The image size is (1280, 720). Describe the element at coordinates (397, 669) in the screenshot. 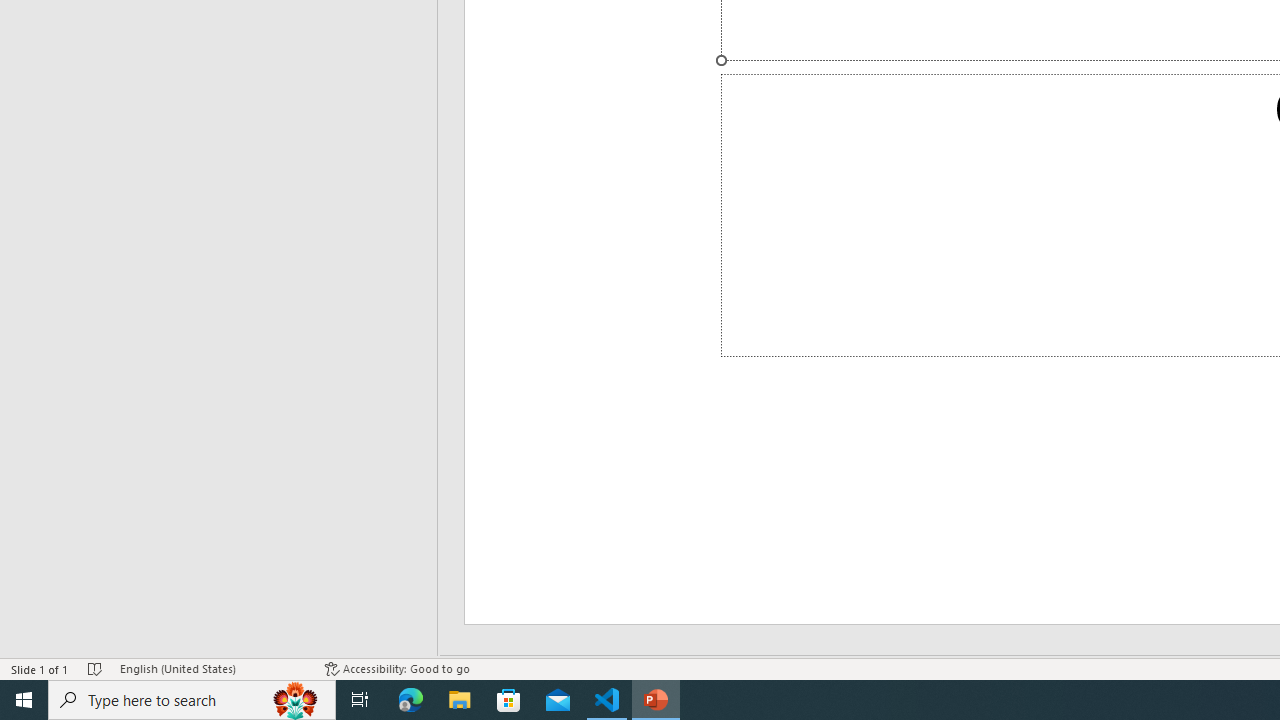

I see `'Accessibility Checker Accessibility: Good to go'` at that location.